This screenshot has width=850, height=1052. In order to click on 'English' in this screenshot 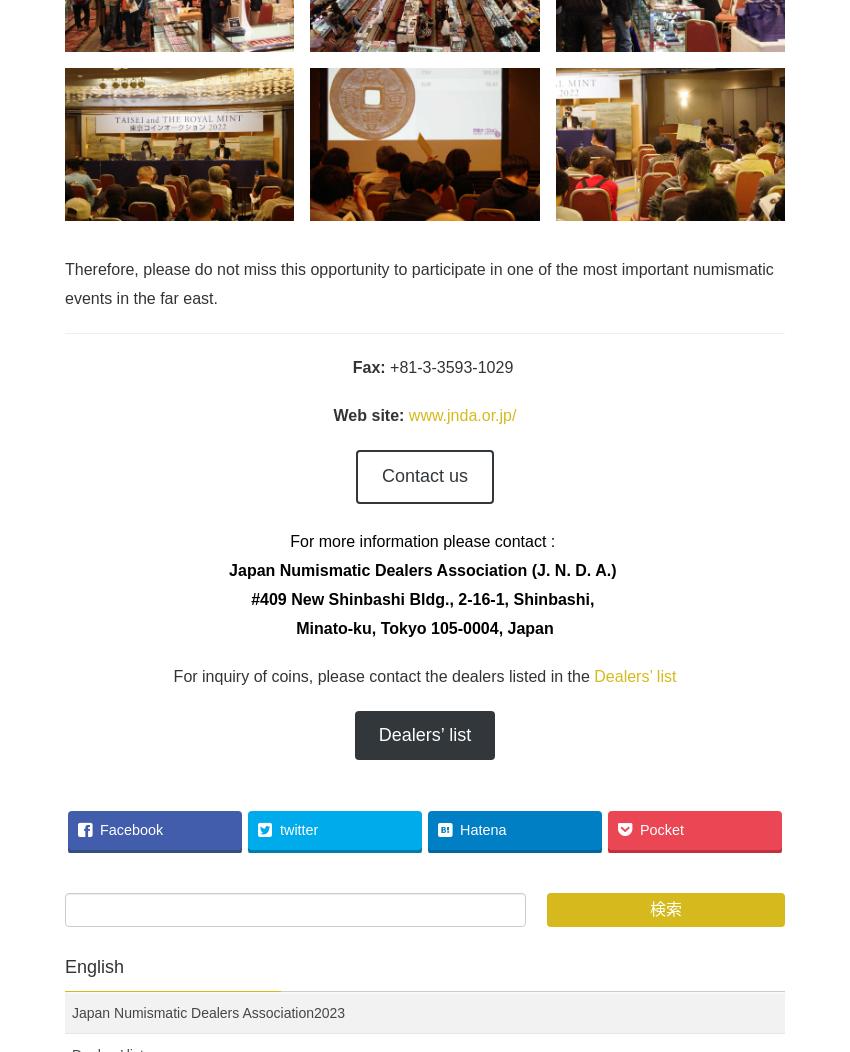, I will do `click(93, 966)`.